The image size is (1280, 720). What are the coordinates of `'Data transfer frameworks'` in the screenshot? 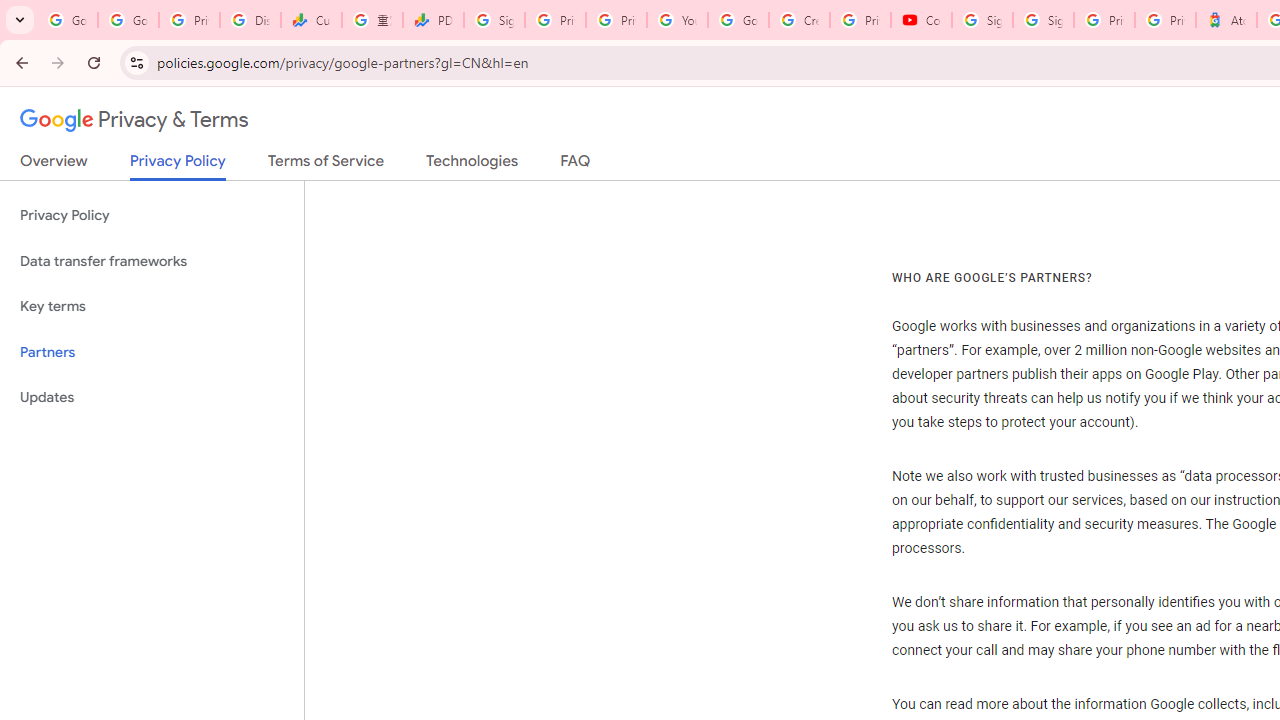 It's located at (151, 260).